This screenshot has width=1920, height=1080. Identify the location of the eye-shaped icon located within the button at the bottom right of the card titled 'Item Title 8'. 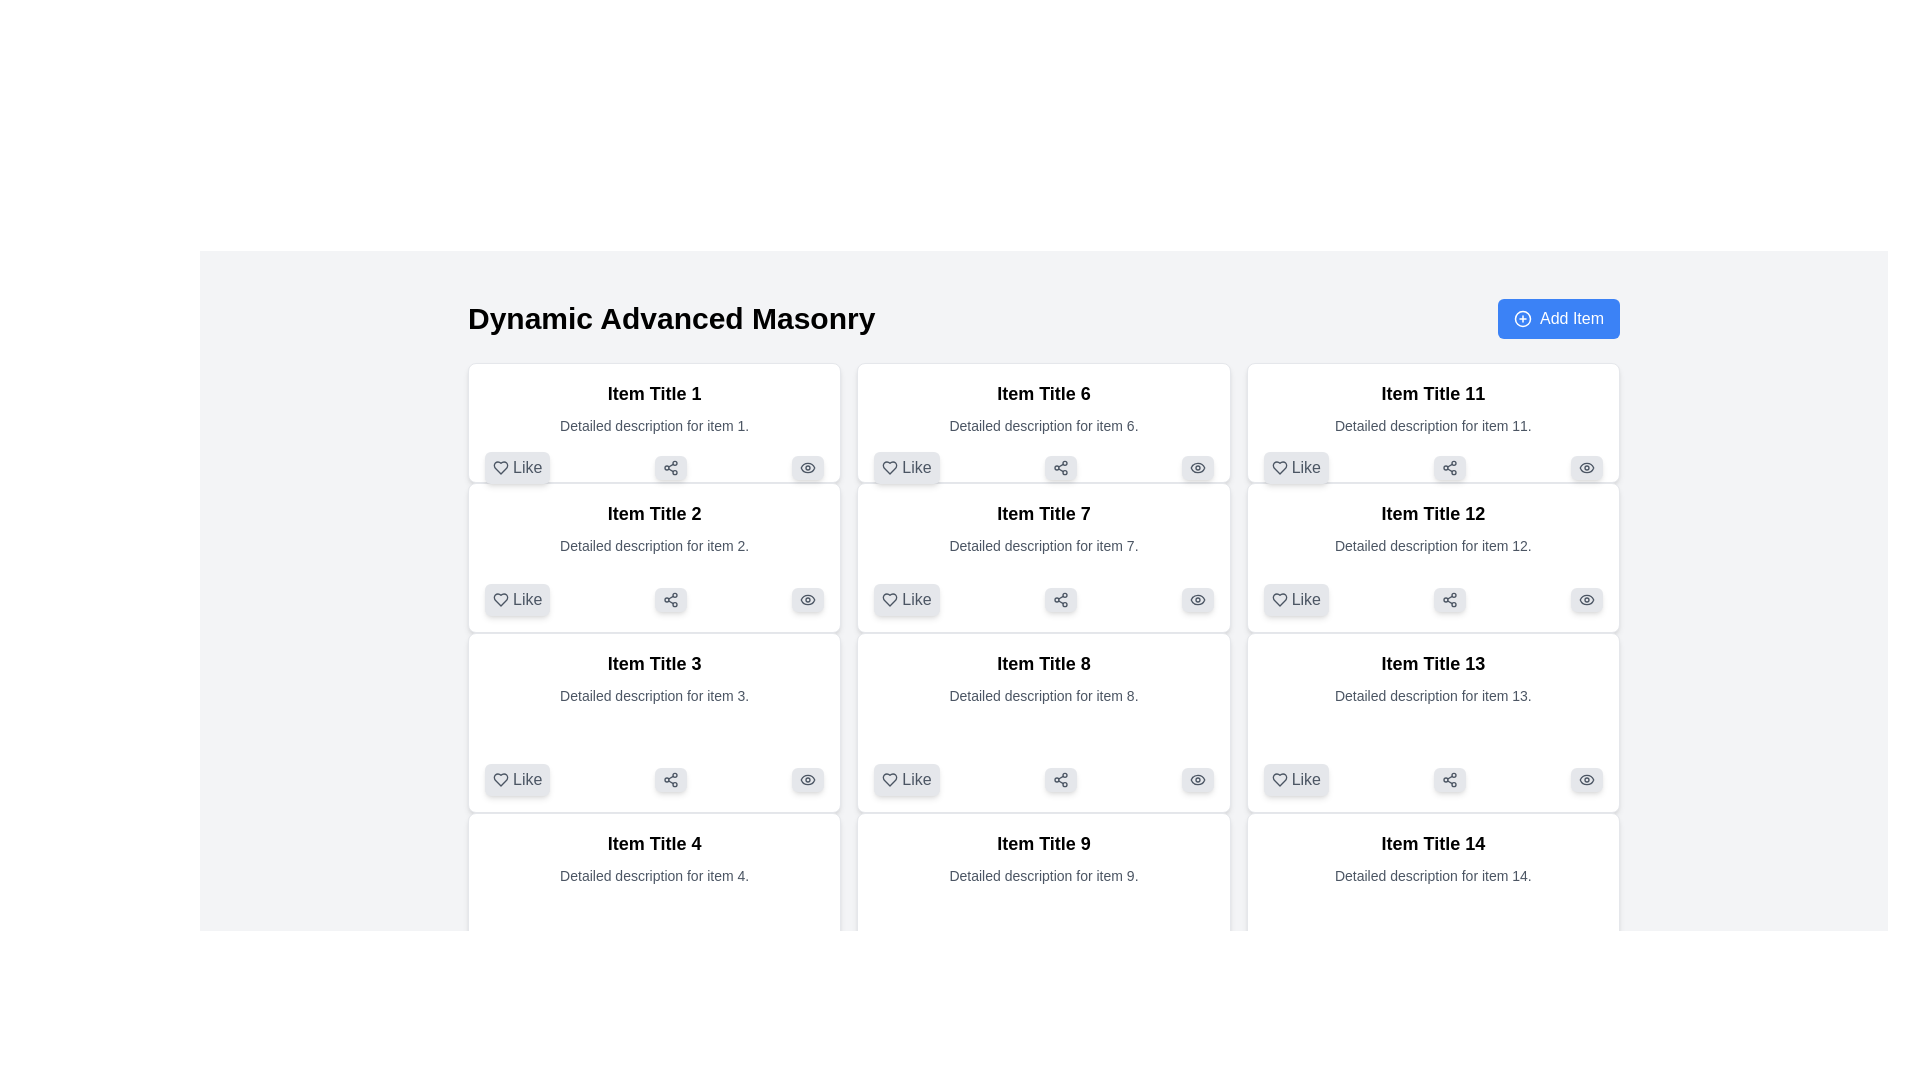
(1197, 778).